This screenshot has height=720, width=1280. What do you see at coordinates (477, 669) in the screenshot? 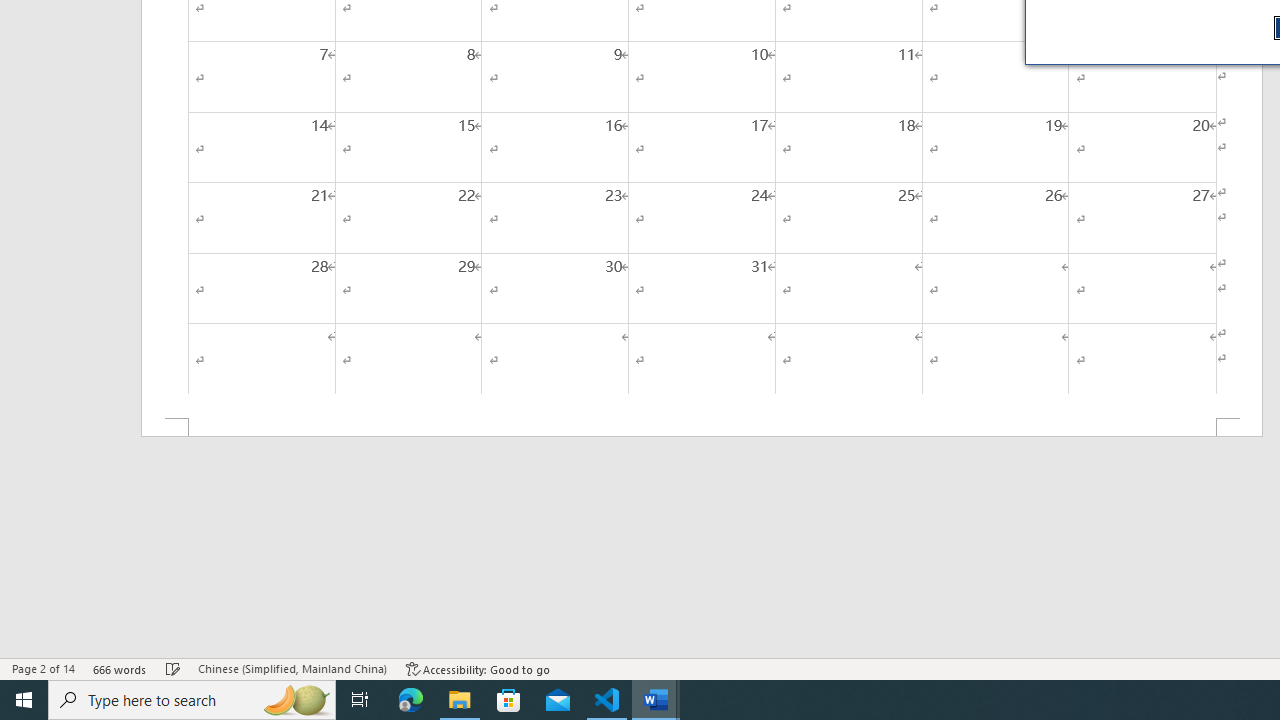
I see `'Accessibility Checker Accessibility: Good to go'` at bounding box center [477, 669].